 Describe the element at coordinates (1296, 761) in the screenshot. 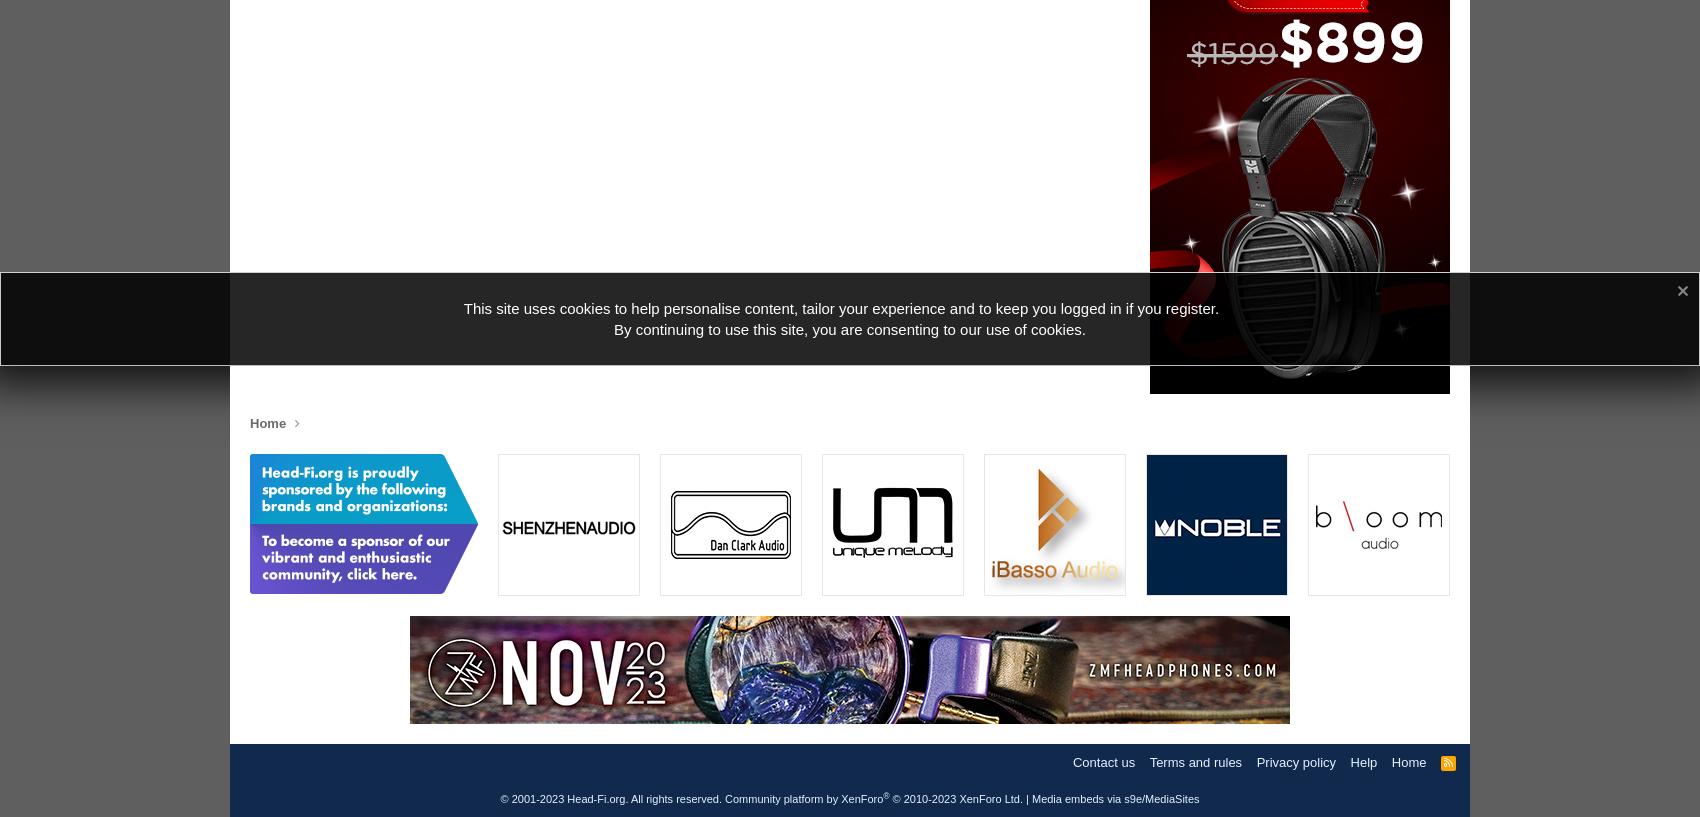

I see `'Privacy policy'` at that location.